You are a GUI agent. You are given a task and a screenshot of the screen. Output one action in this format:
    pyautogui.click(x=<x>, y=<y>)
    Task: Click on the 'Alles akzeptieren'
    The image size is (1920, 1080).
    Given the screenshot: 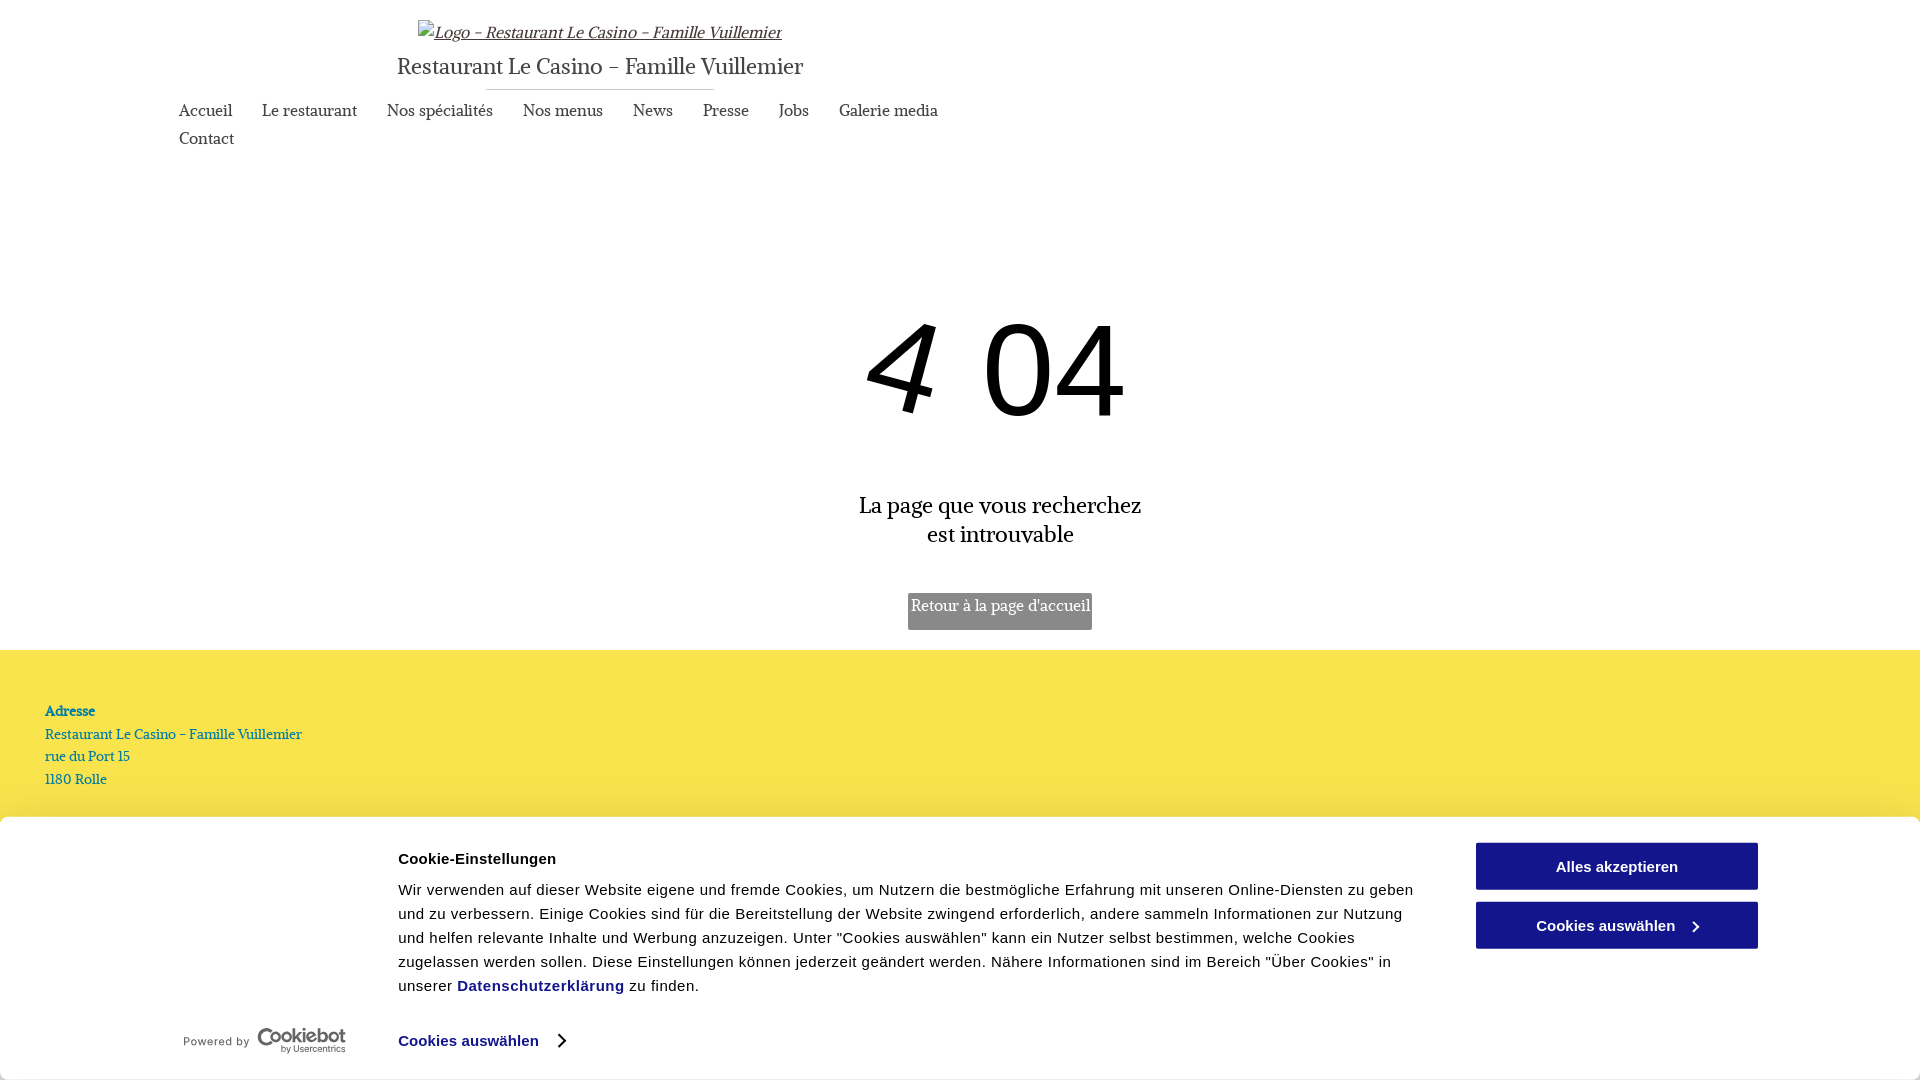 What is the action you would take?
    pyautogui.click(x=1617, y=865)
    